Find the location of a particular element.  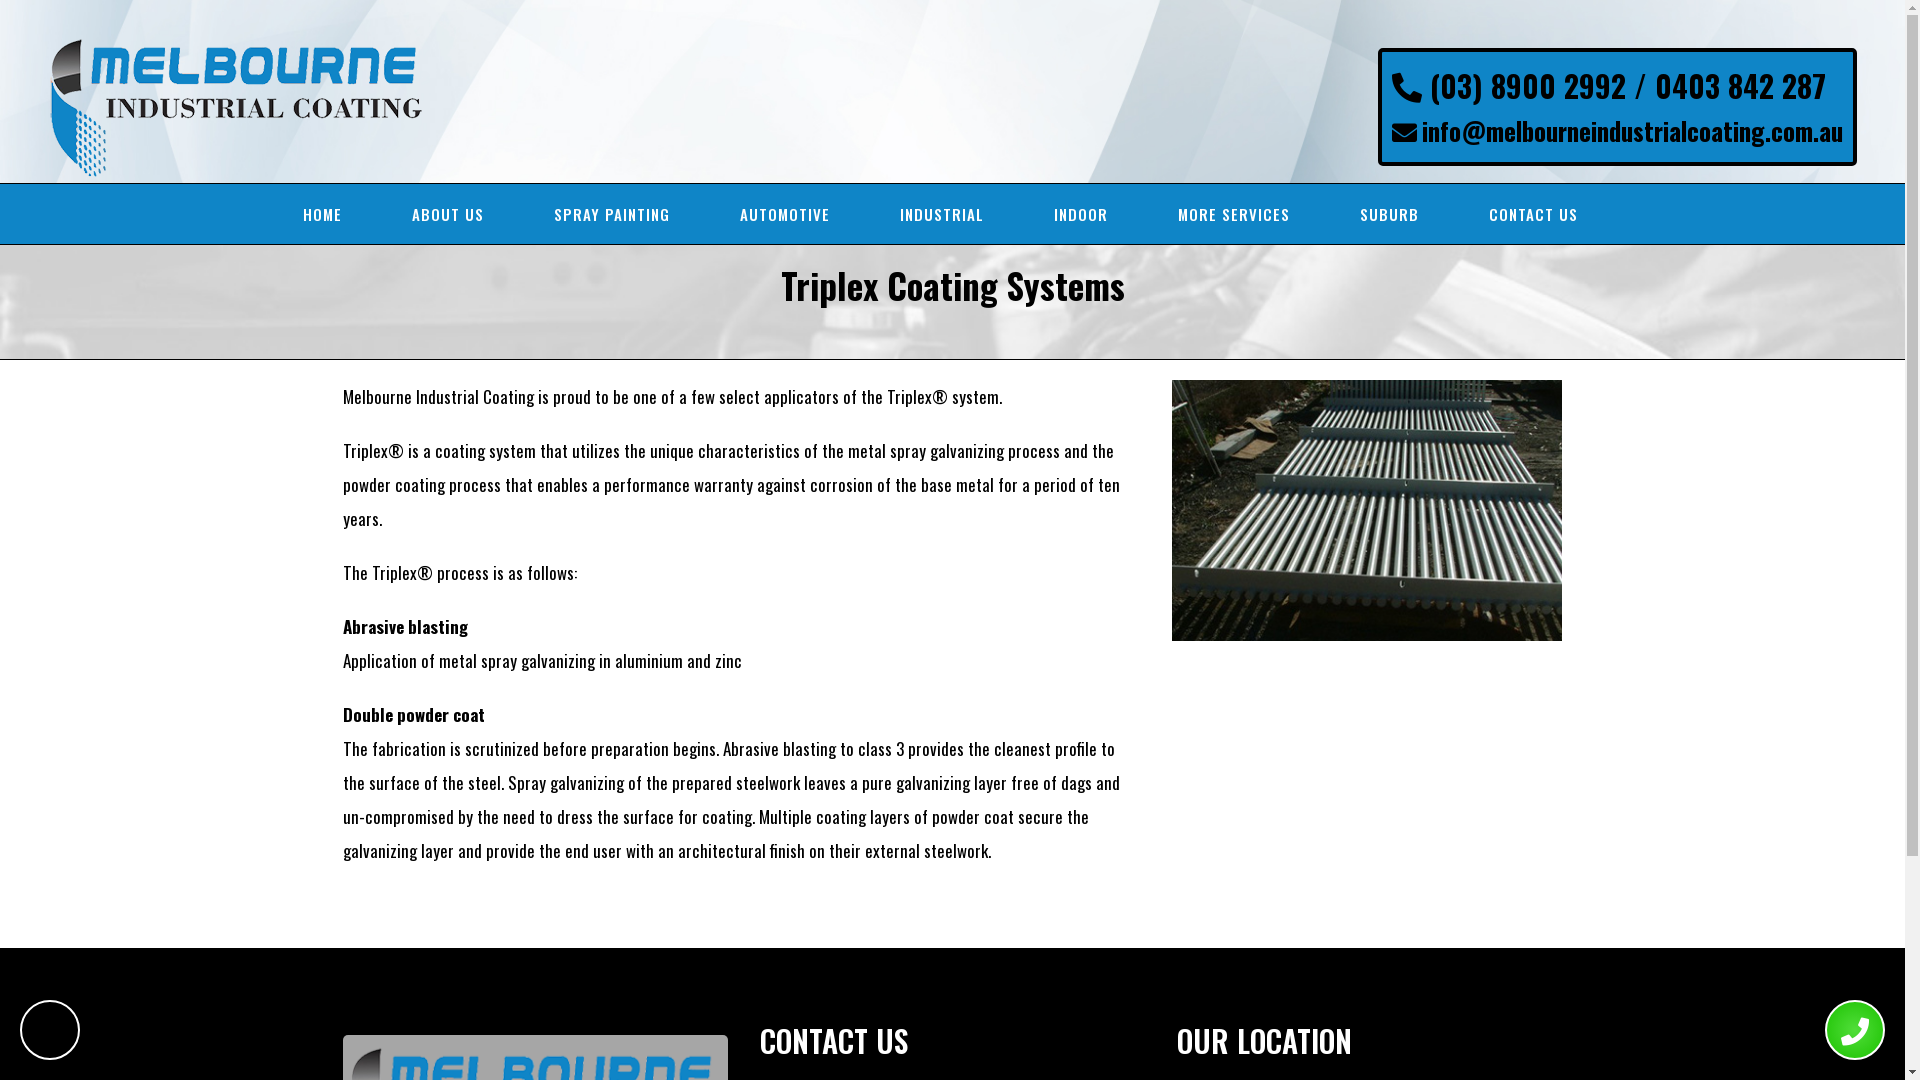

'INDOOR' is located at coordinates (1079, 213).